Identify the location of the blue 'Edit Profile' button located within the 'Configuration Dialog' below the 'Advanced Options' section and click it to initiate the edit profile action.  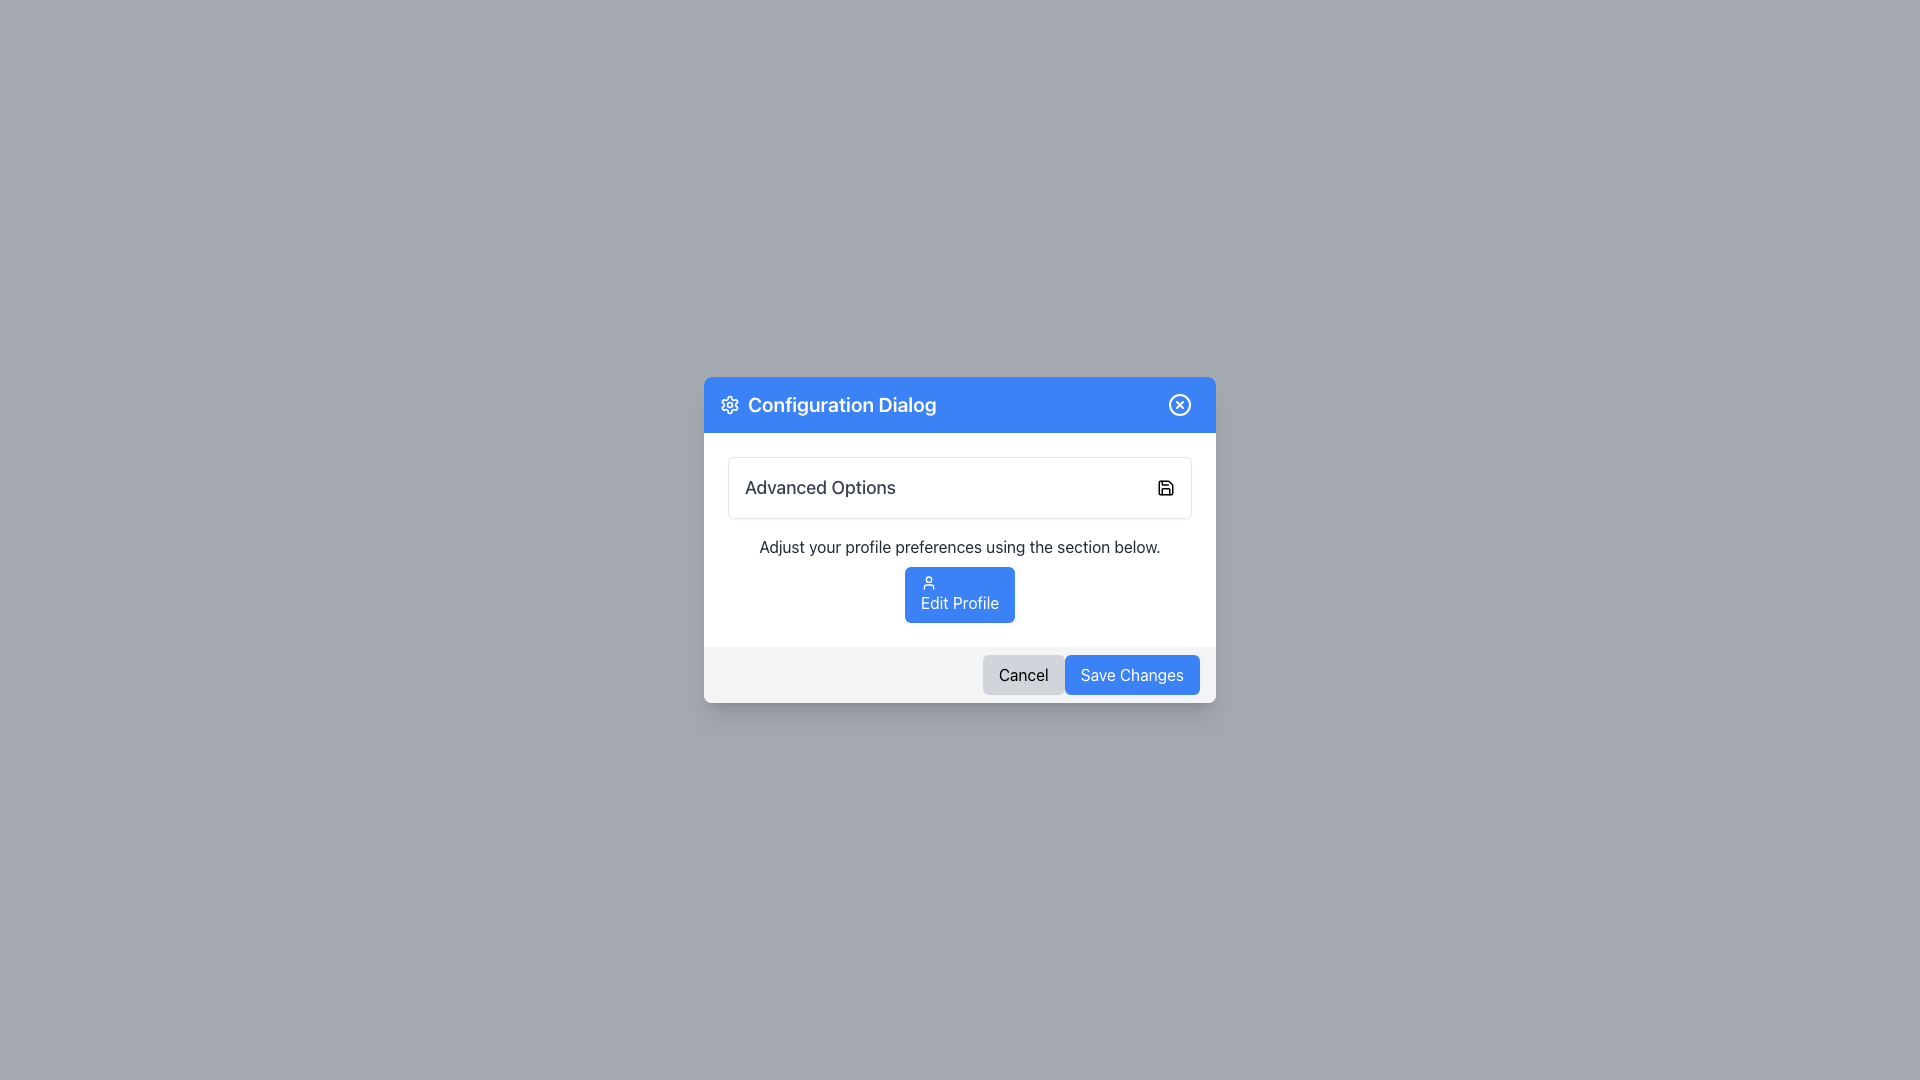
(960, 578).